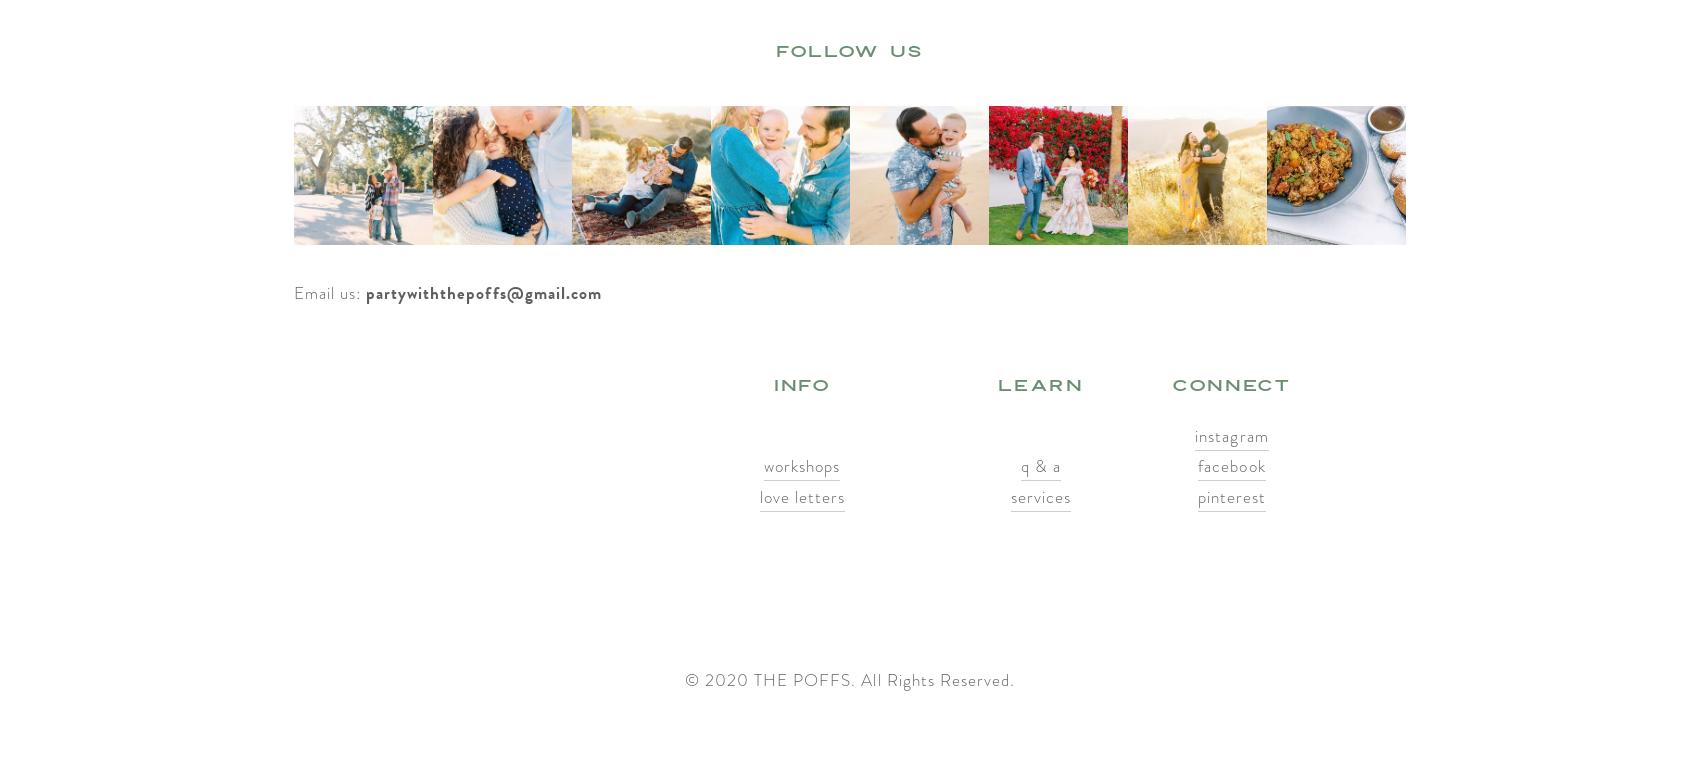 The width and height of the screenshot is (1700, 765). I want to click on 'CONNECT', so click(1230, 385).